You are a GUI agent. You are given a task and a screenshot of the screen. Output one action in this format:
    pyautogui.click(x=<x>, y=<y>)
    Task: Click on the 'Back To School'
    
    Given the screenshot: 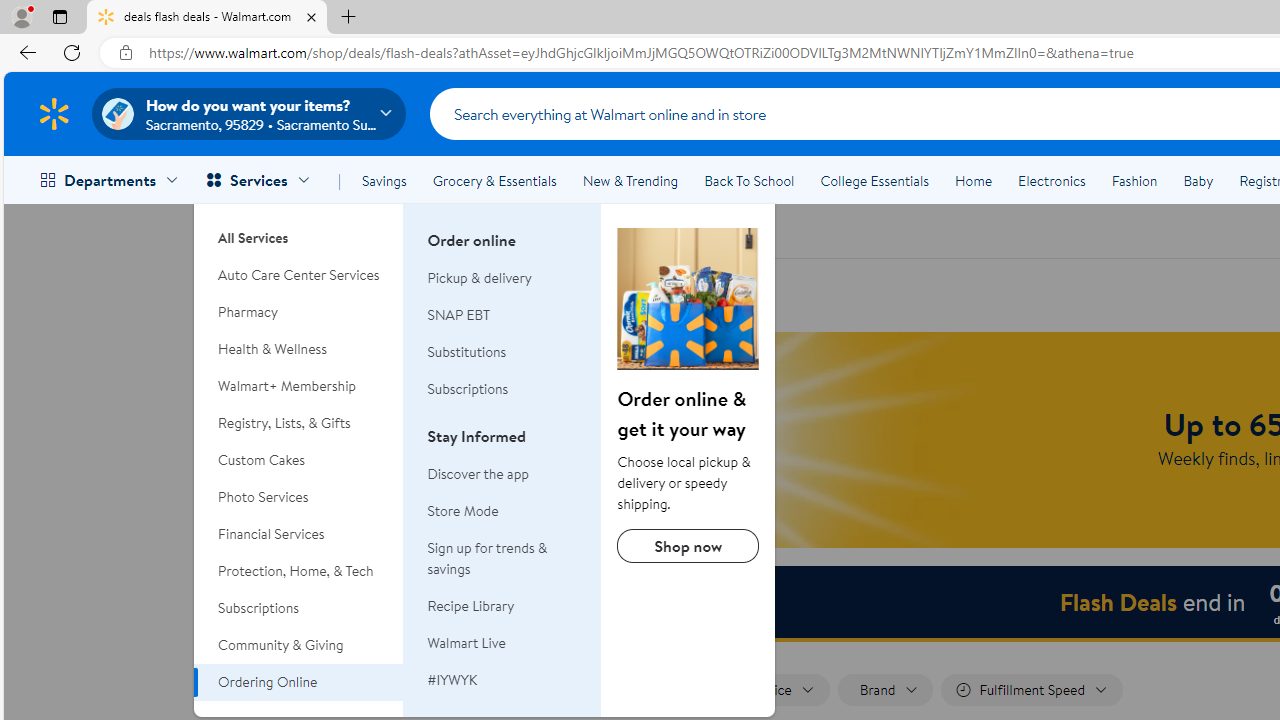 What is the action you would take?
    pyautogui.click(x=748, y=181)
    